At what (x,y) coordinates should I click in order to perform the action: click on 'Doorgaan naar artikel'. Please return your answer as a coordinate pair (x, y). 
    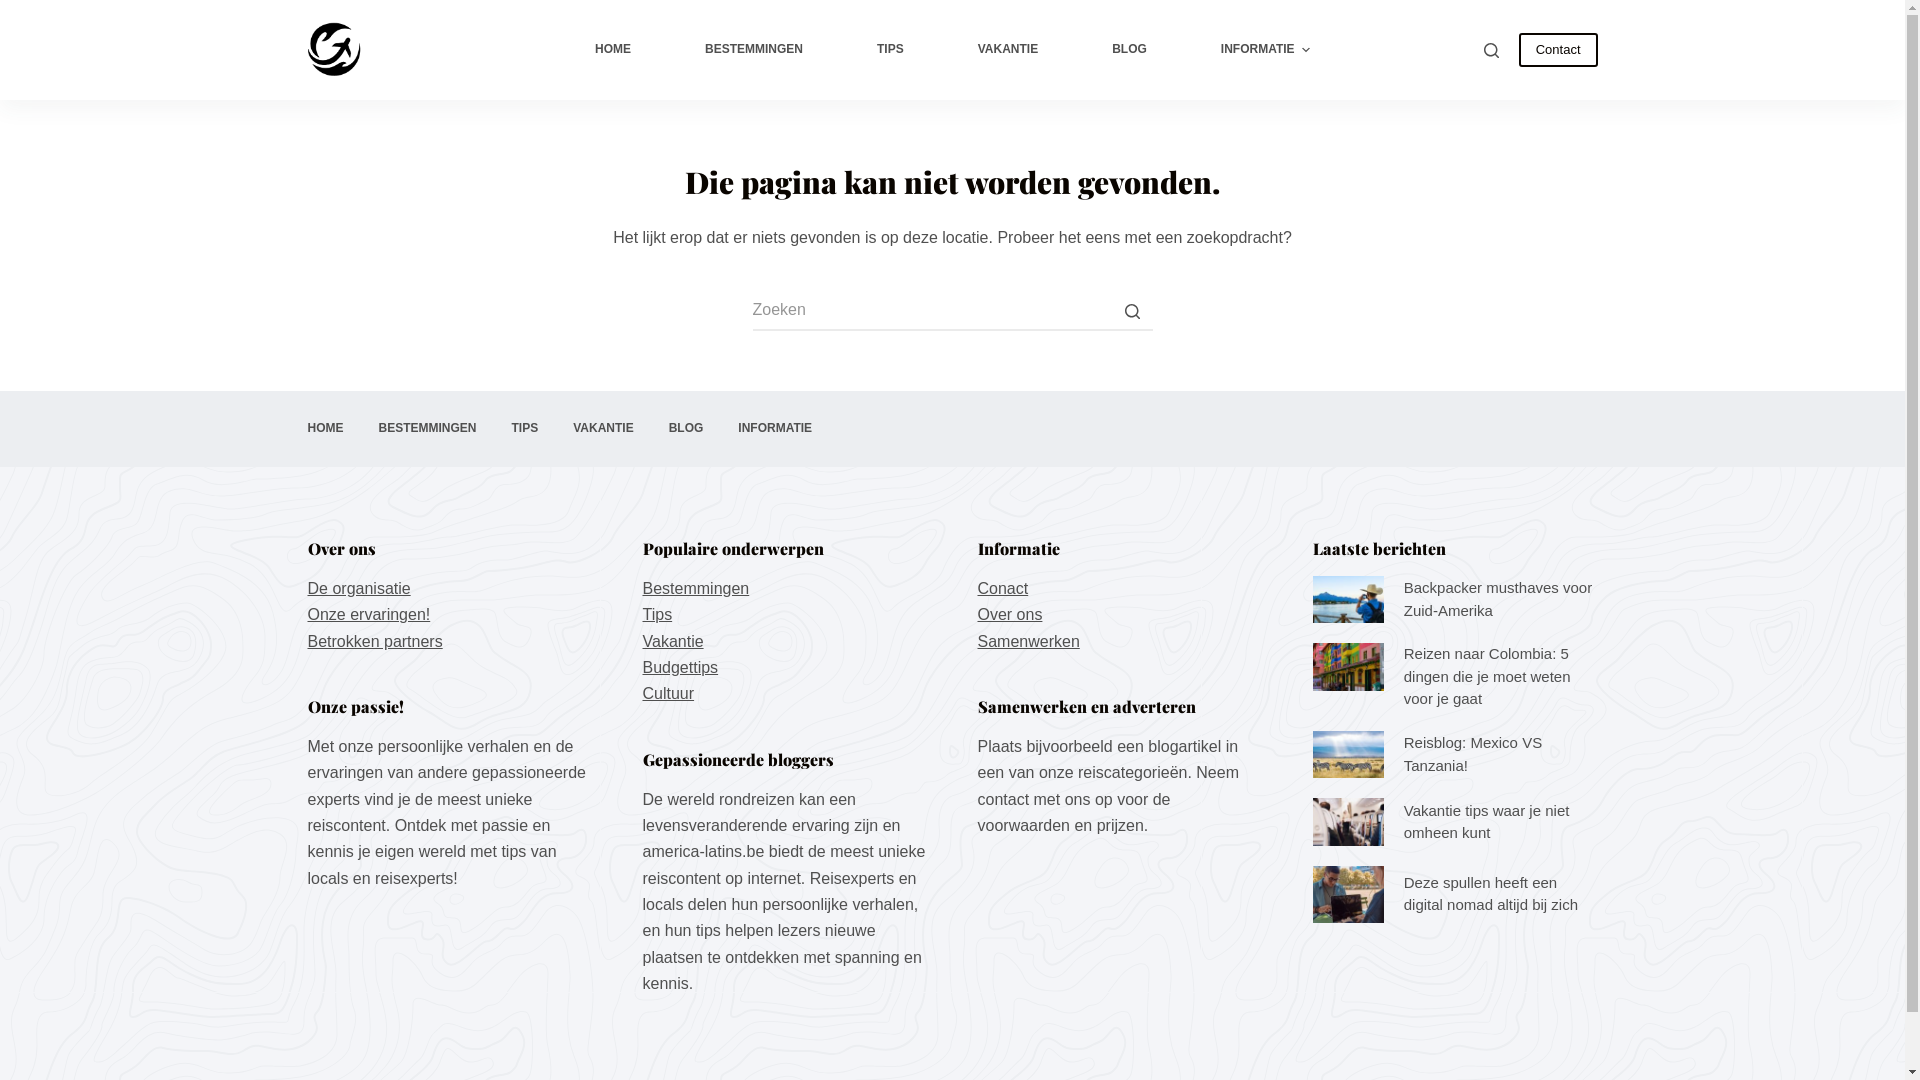
    Looking at the image, I should click on (0, 10).